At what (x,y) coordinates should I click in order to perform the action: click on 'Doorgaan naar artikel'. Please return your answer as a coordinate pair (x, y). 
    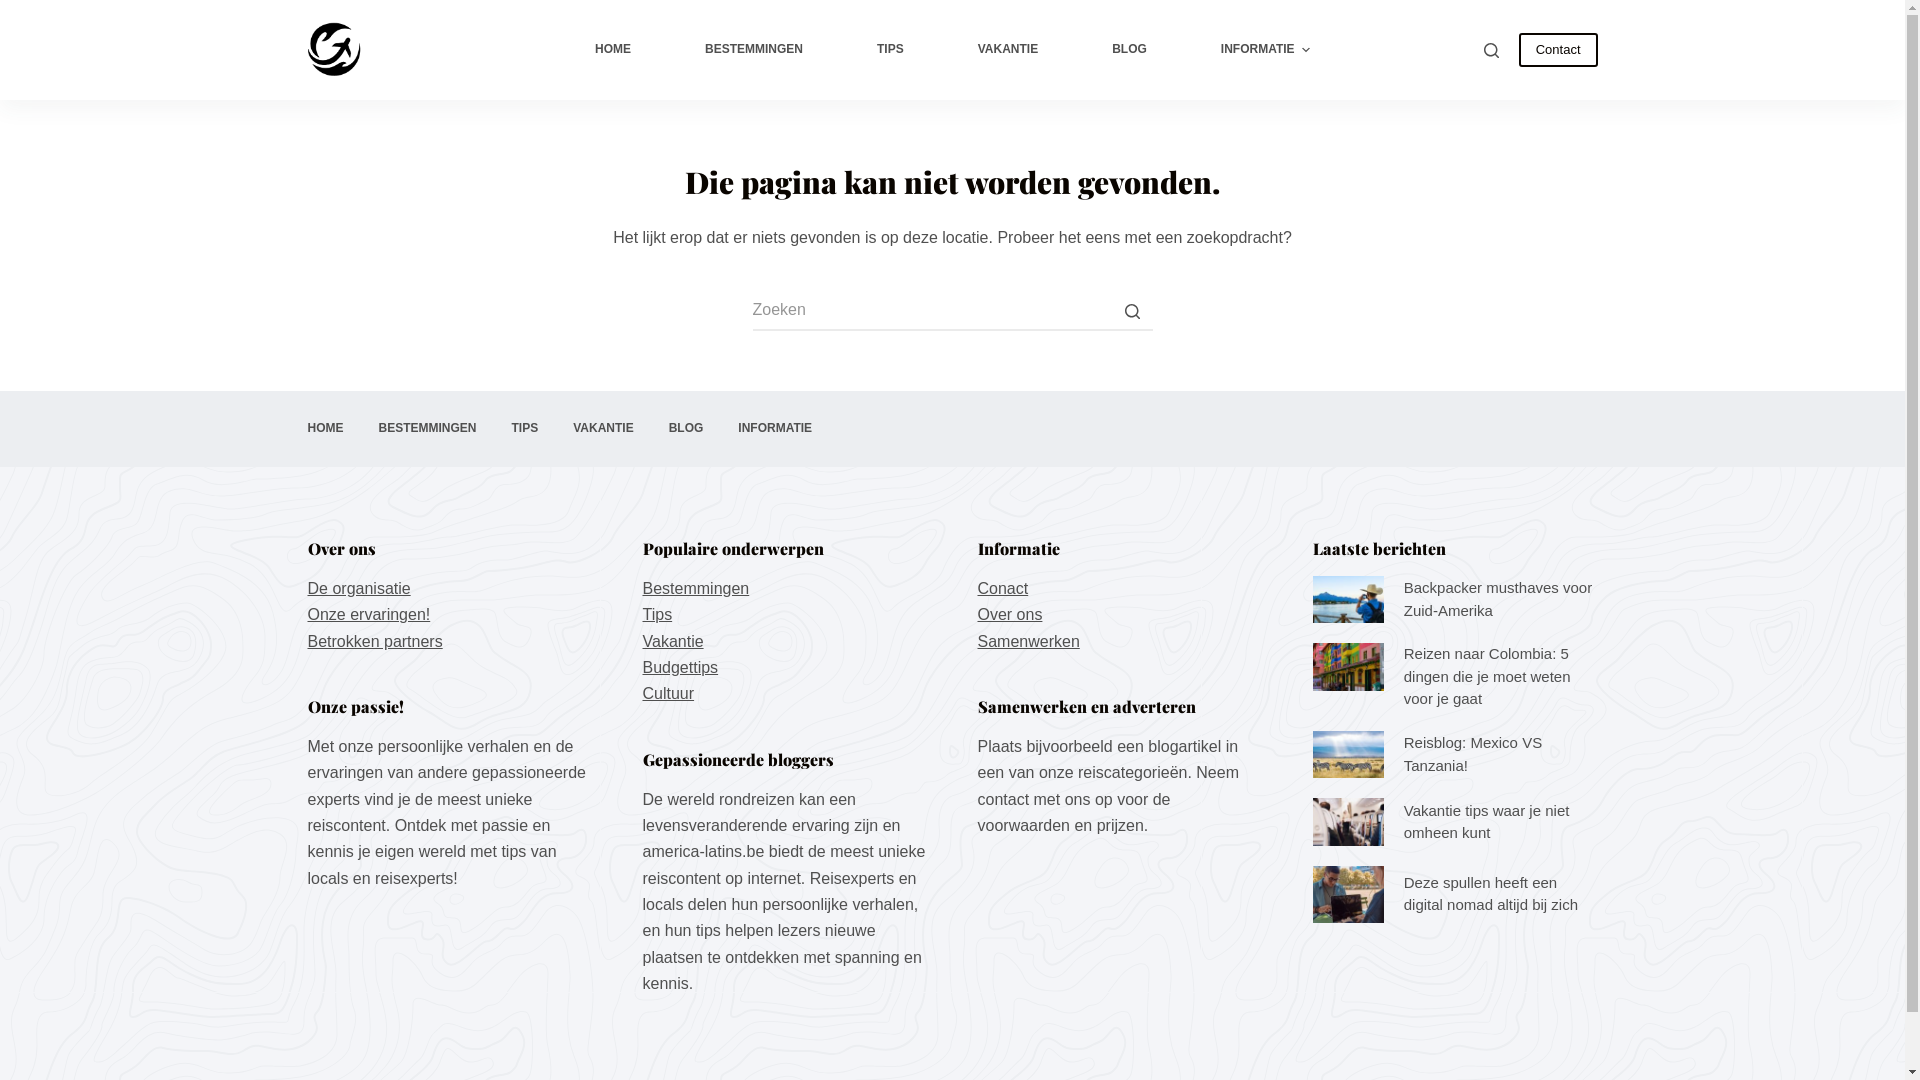
    Looking at the image, I should click on (0, 10).